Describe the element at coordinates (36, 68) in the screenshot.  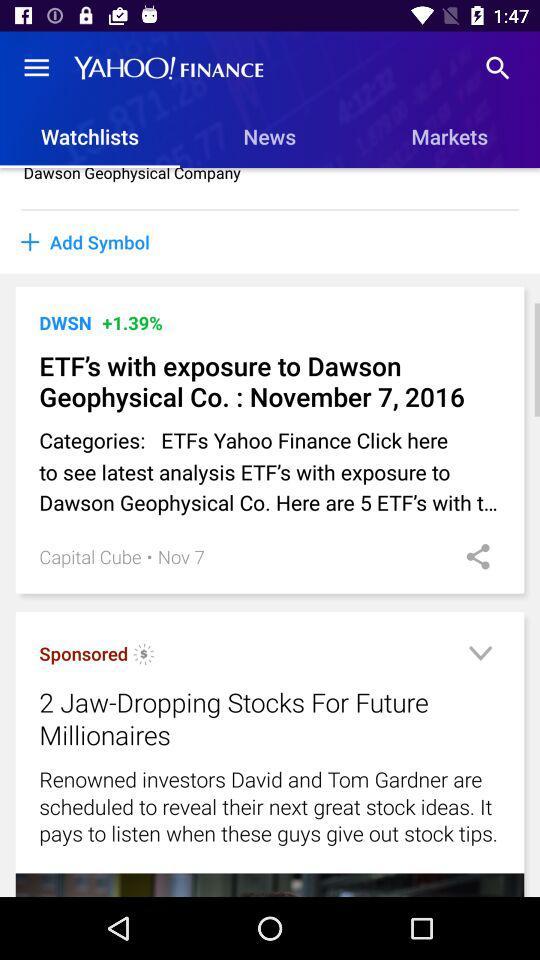
I see `the icon above the watchlists item` at that location.